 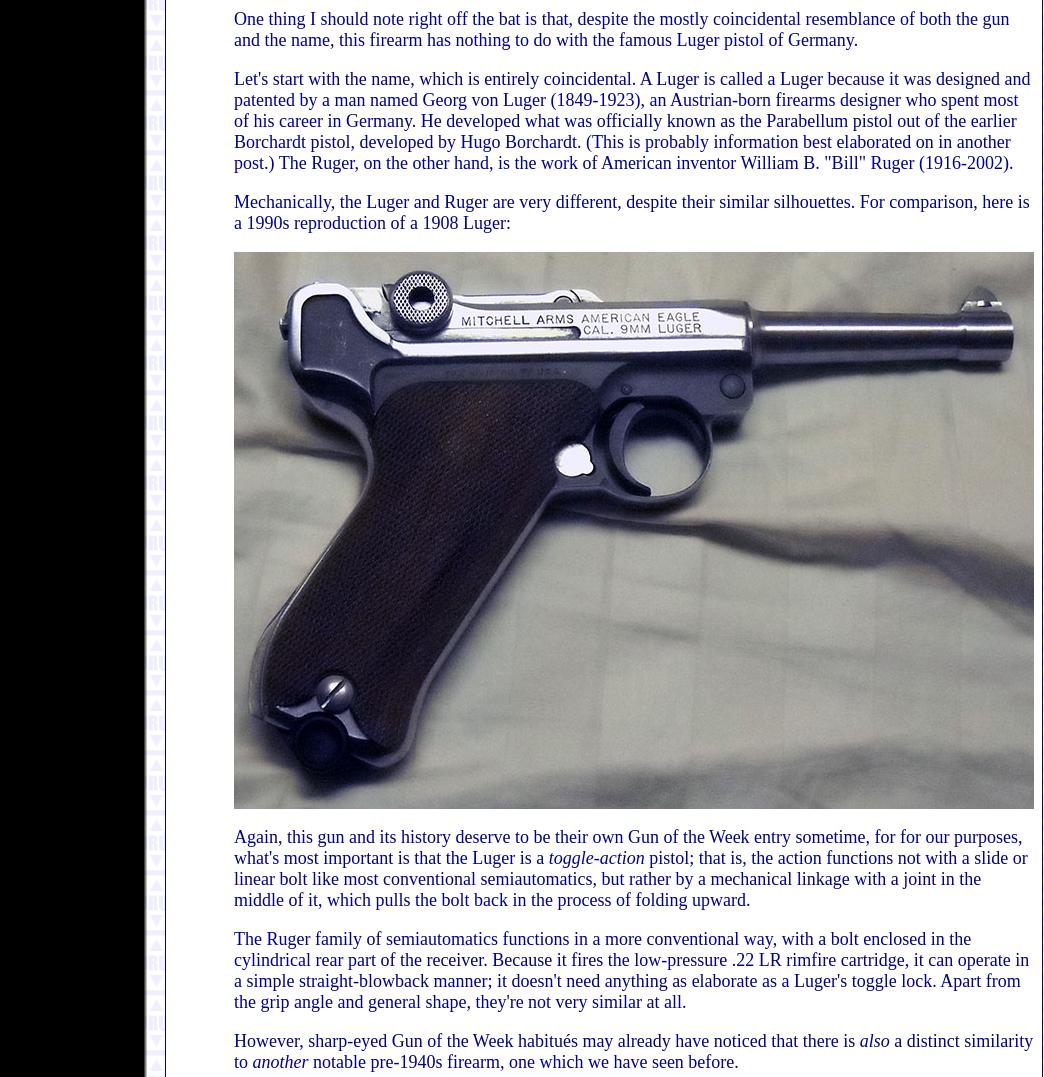 What do you see at coordinates (633, 1051) in the screenshot?
I see `'a distinct similarity to'` at bounding box center [633, 1051].